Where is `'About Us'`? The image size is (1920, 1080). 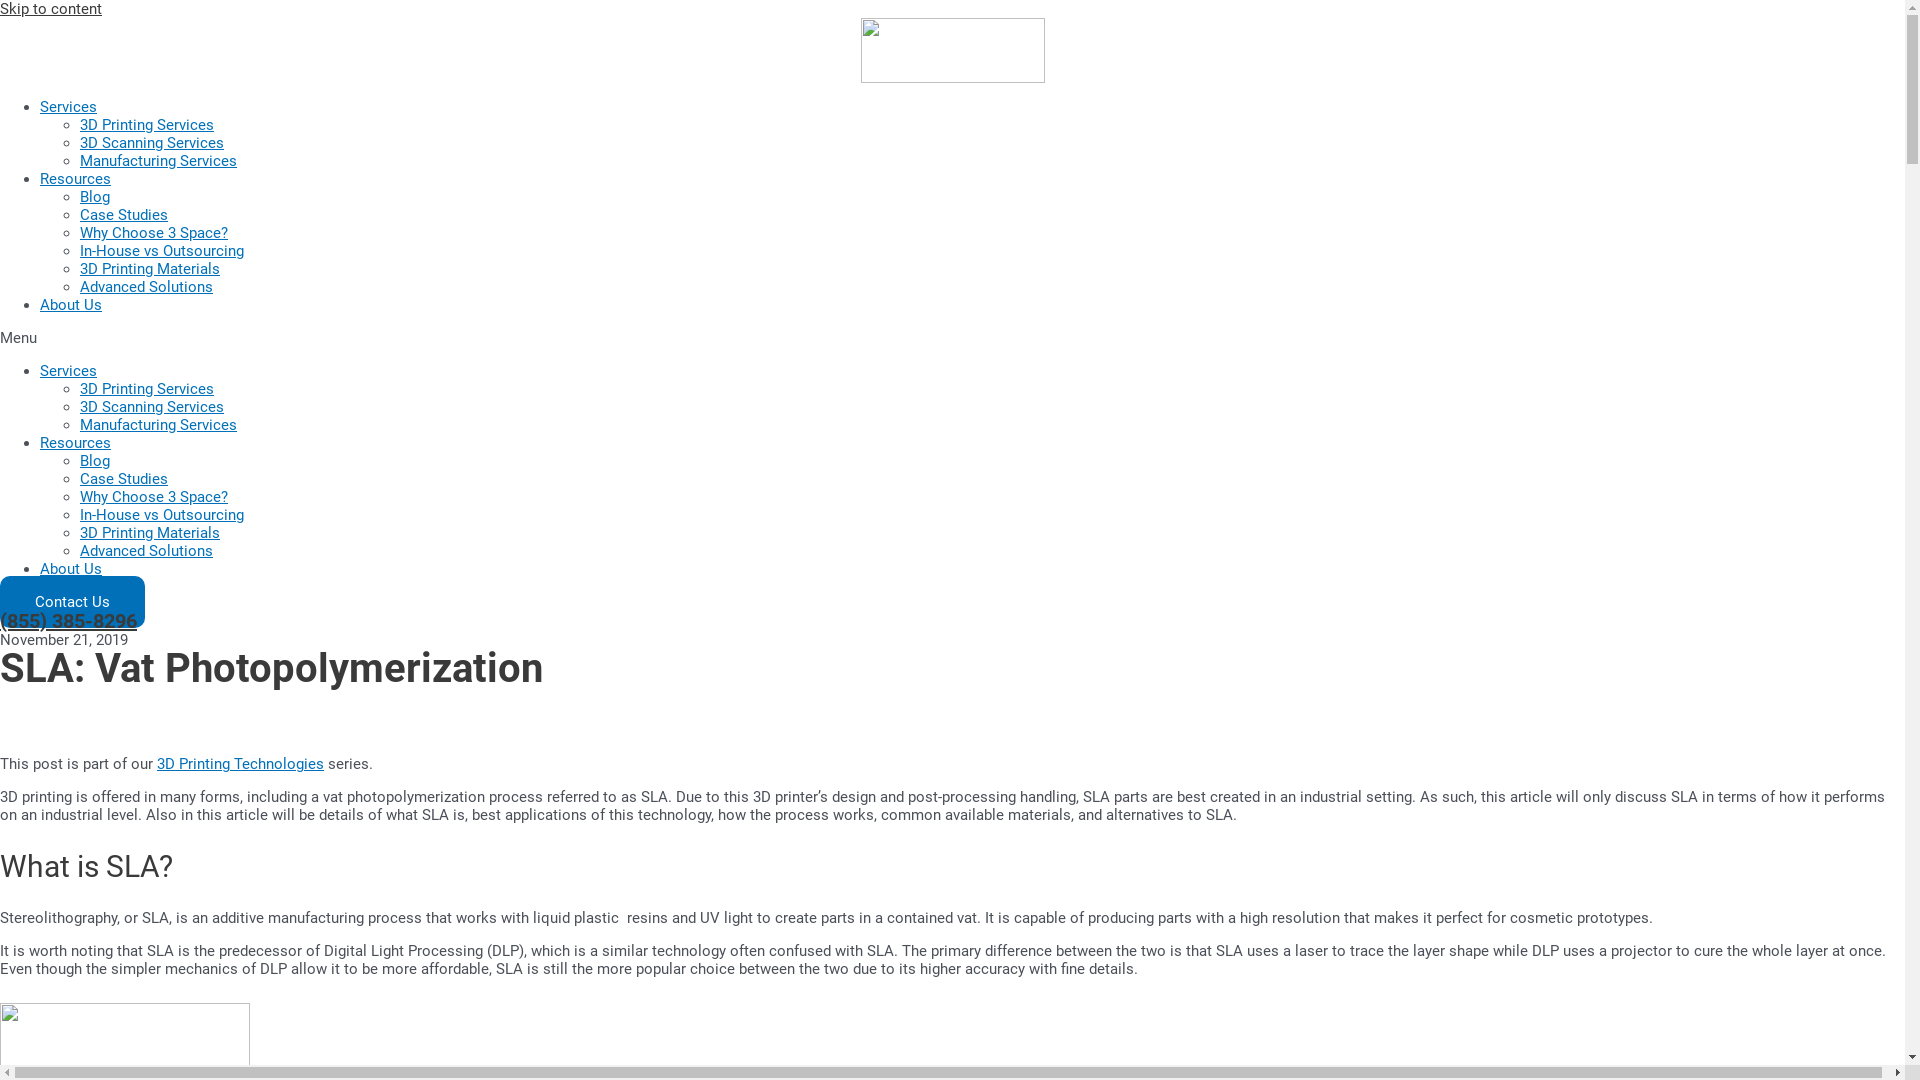
'About Us' is located at coordinates (71, 304).